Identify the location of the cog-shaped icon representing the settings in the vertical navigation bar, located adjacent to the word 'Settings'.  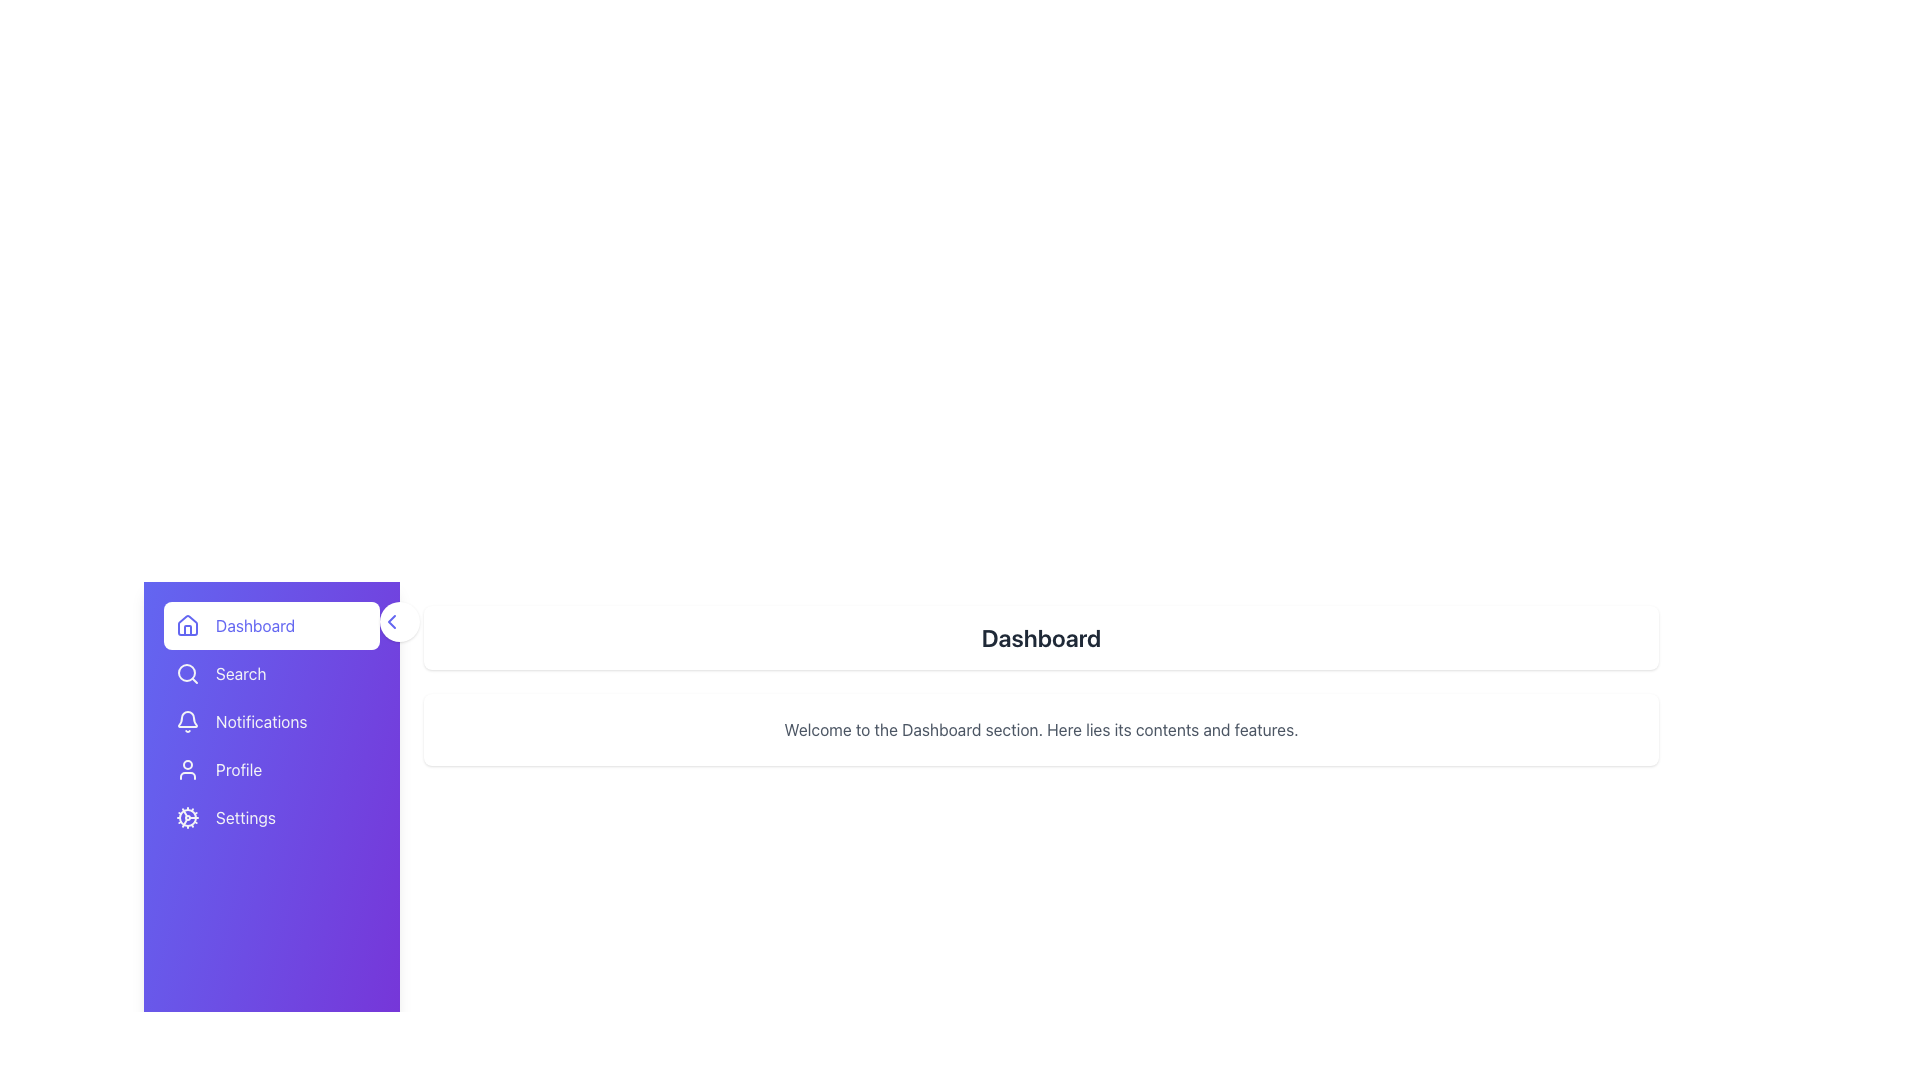
(187, 817).